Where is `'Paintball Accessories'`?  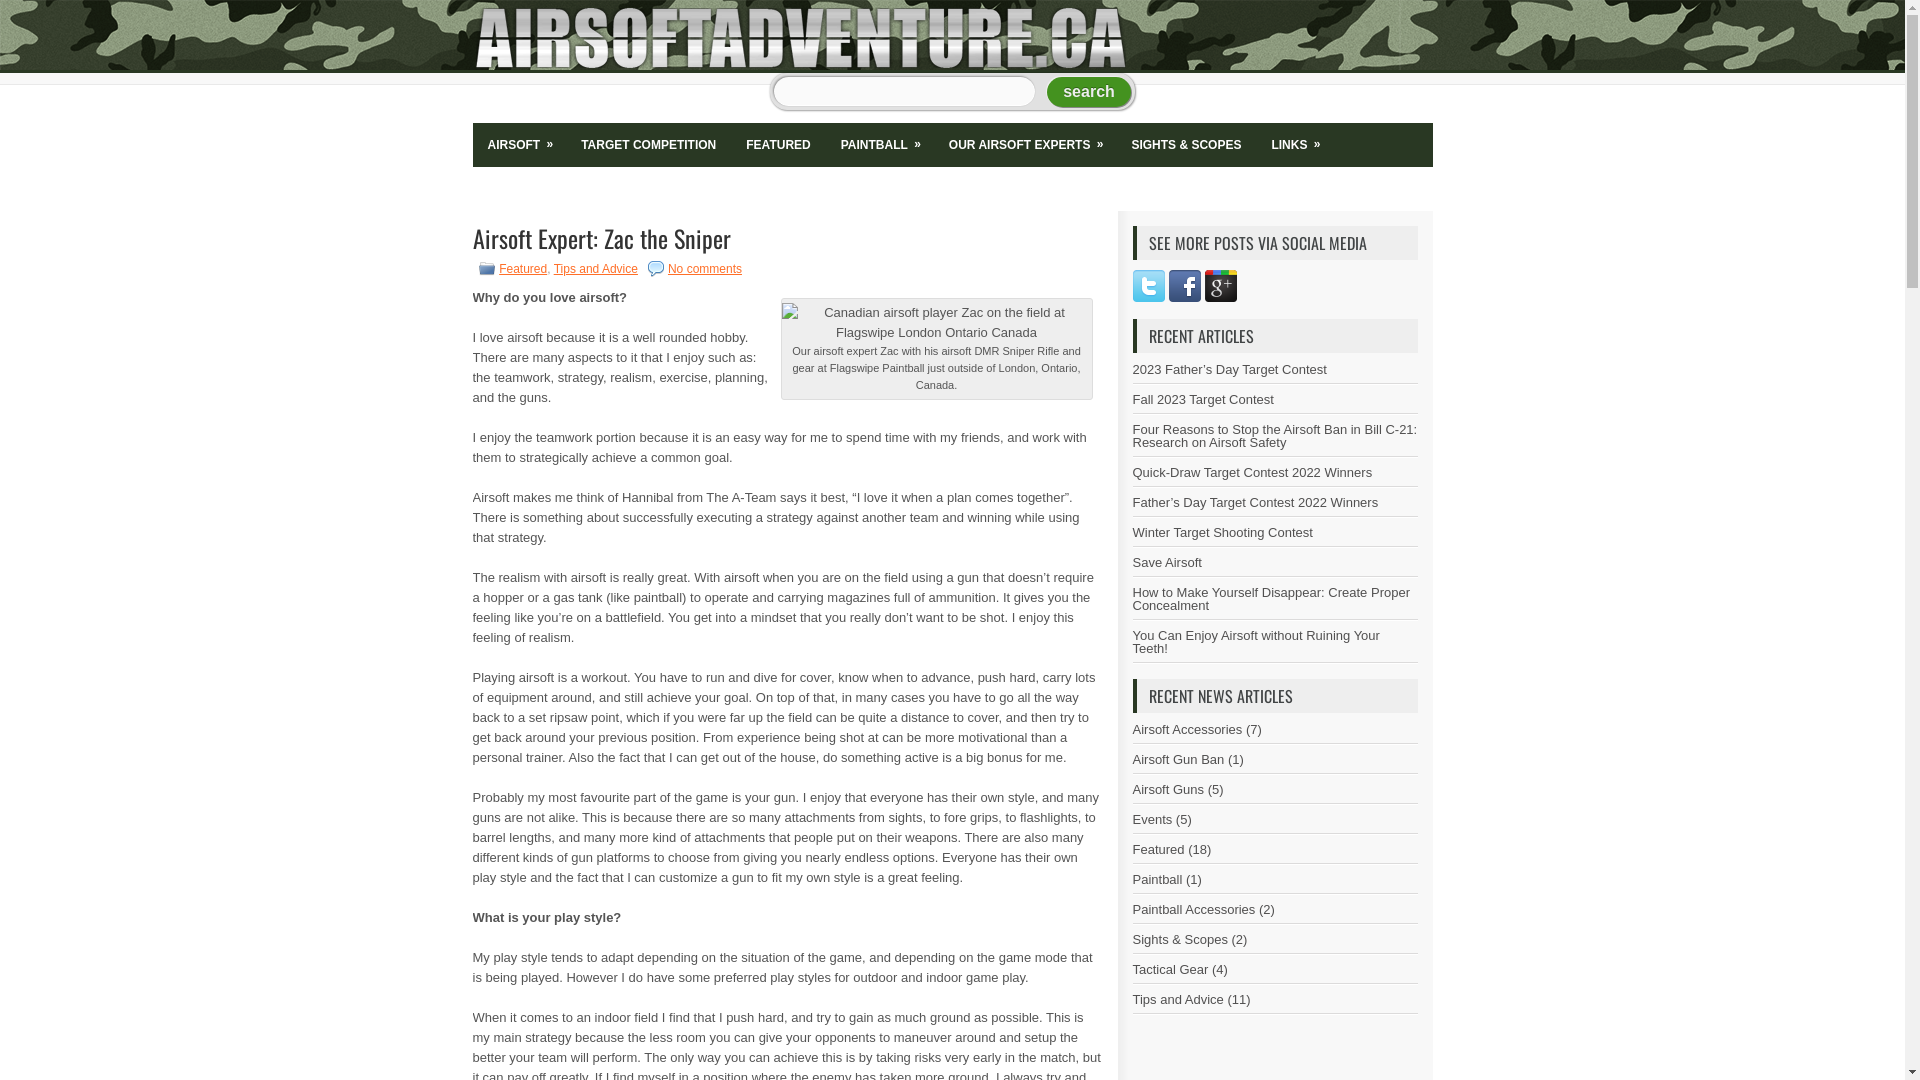 'Paintball Accessories' is located at coordinates (1193, 909).